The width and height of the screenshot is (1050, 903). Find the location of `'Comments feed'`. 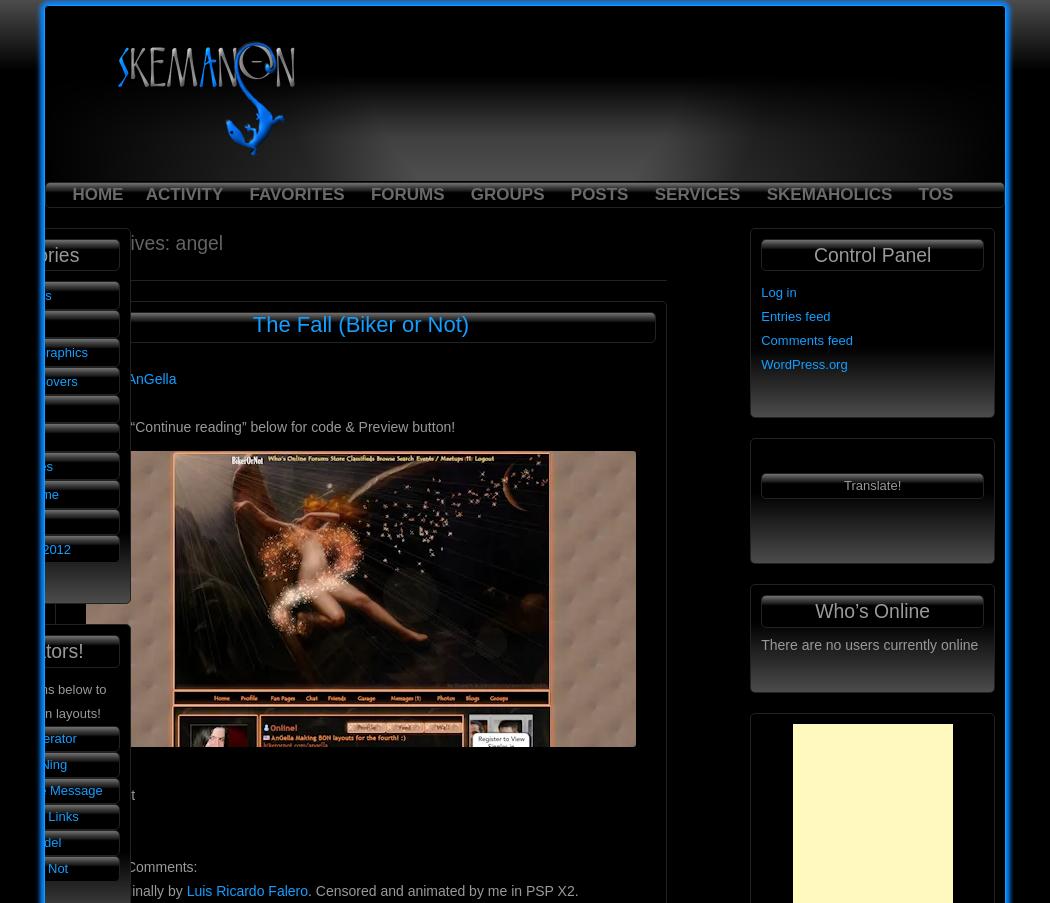

'Comments feed' is located at coordinates (805, 340).